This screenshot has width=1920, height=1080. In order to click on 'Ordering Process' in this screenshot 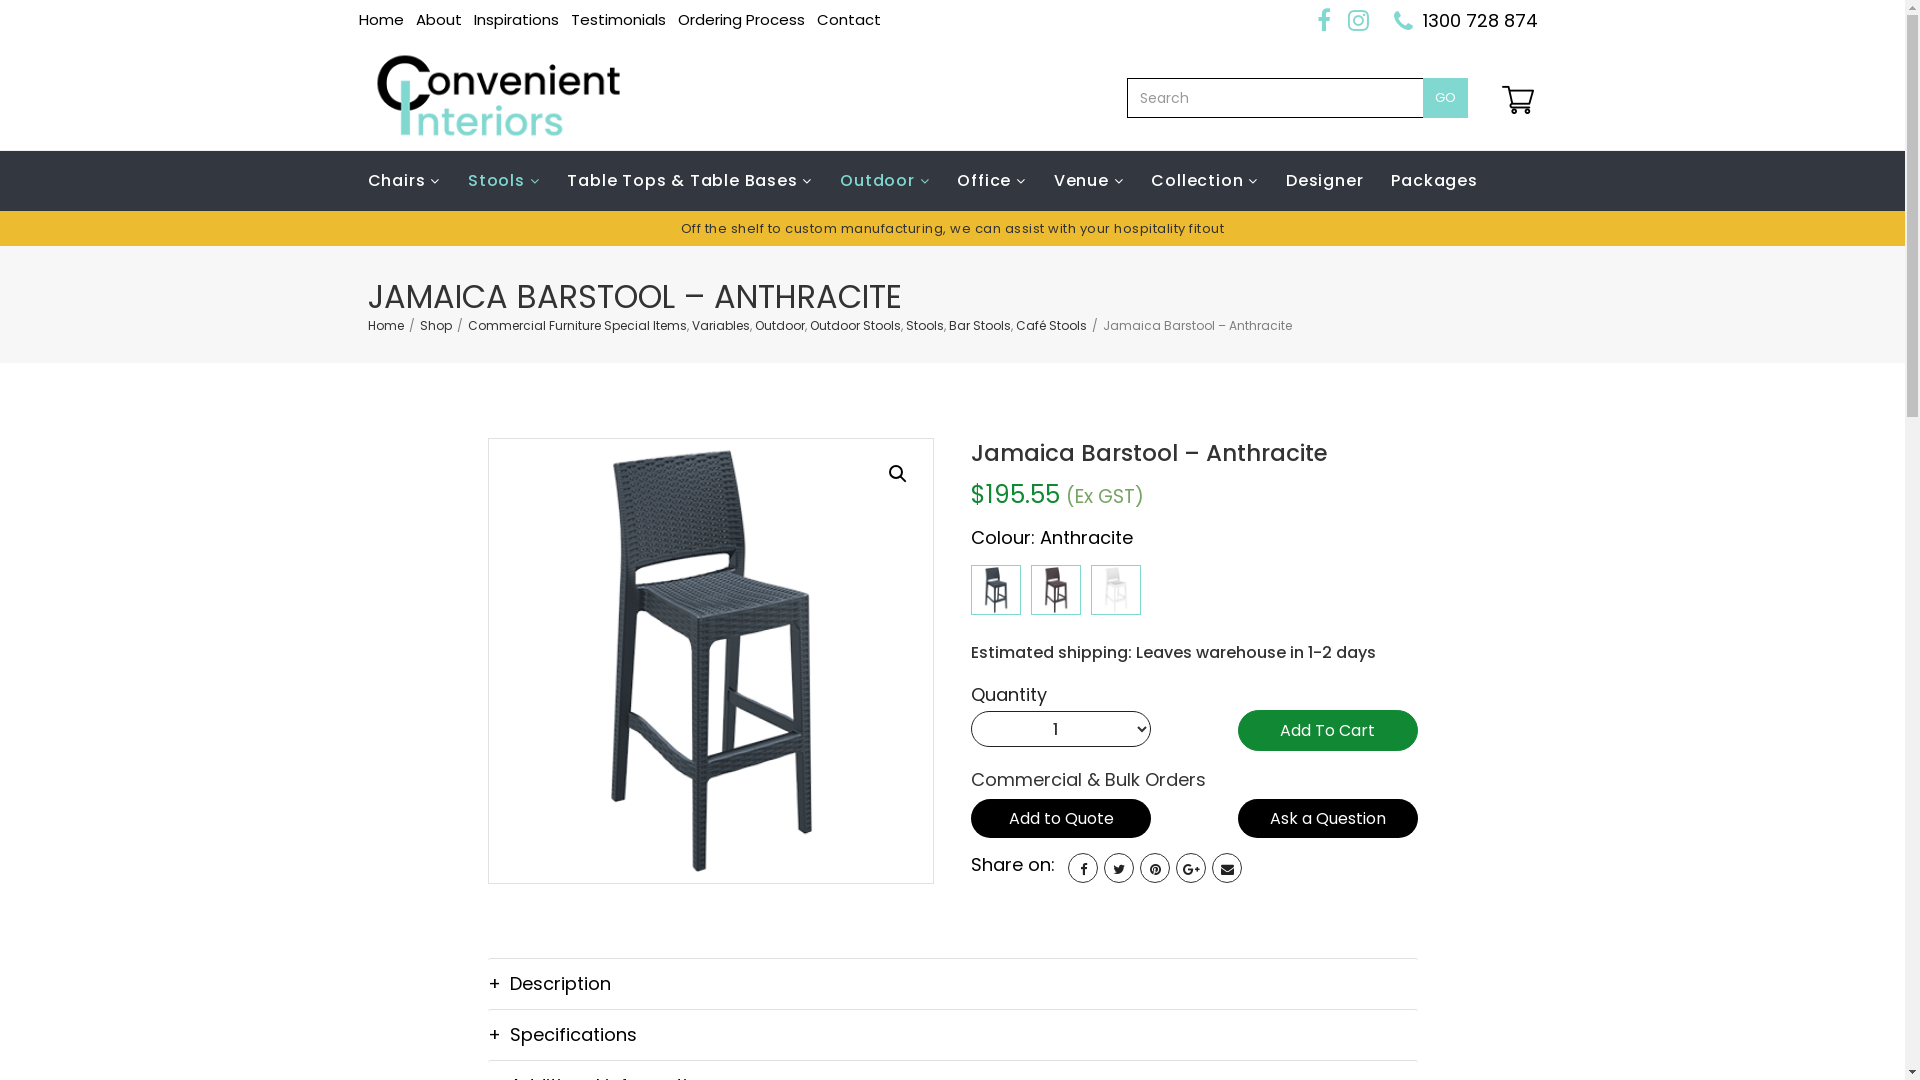, I will do `click(740, 19)`.